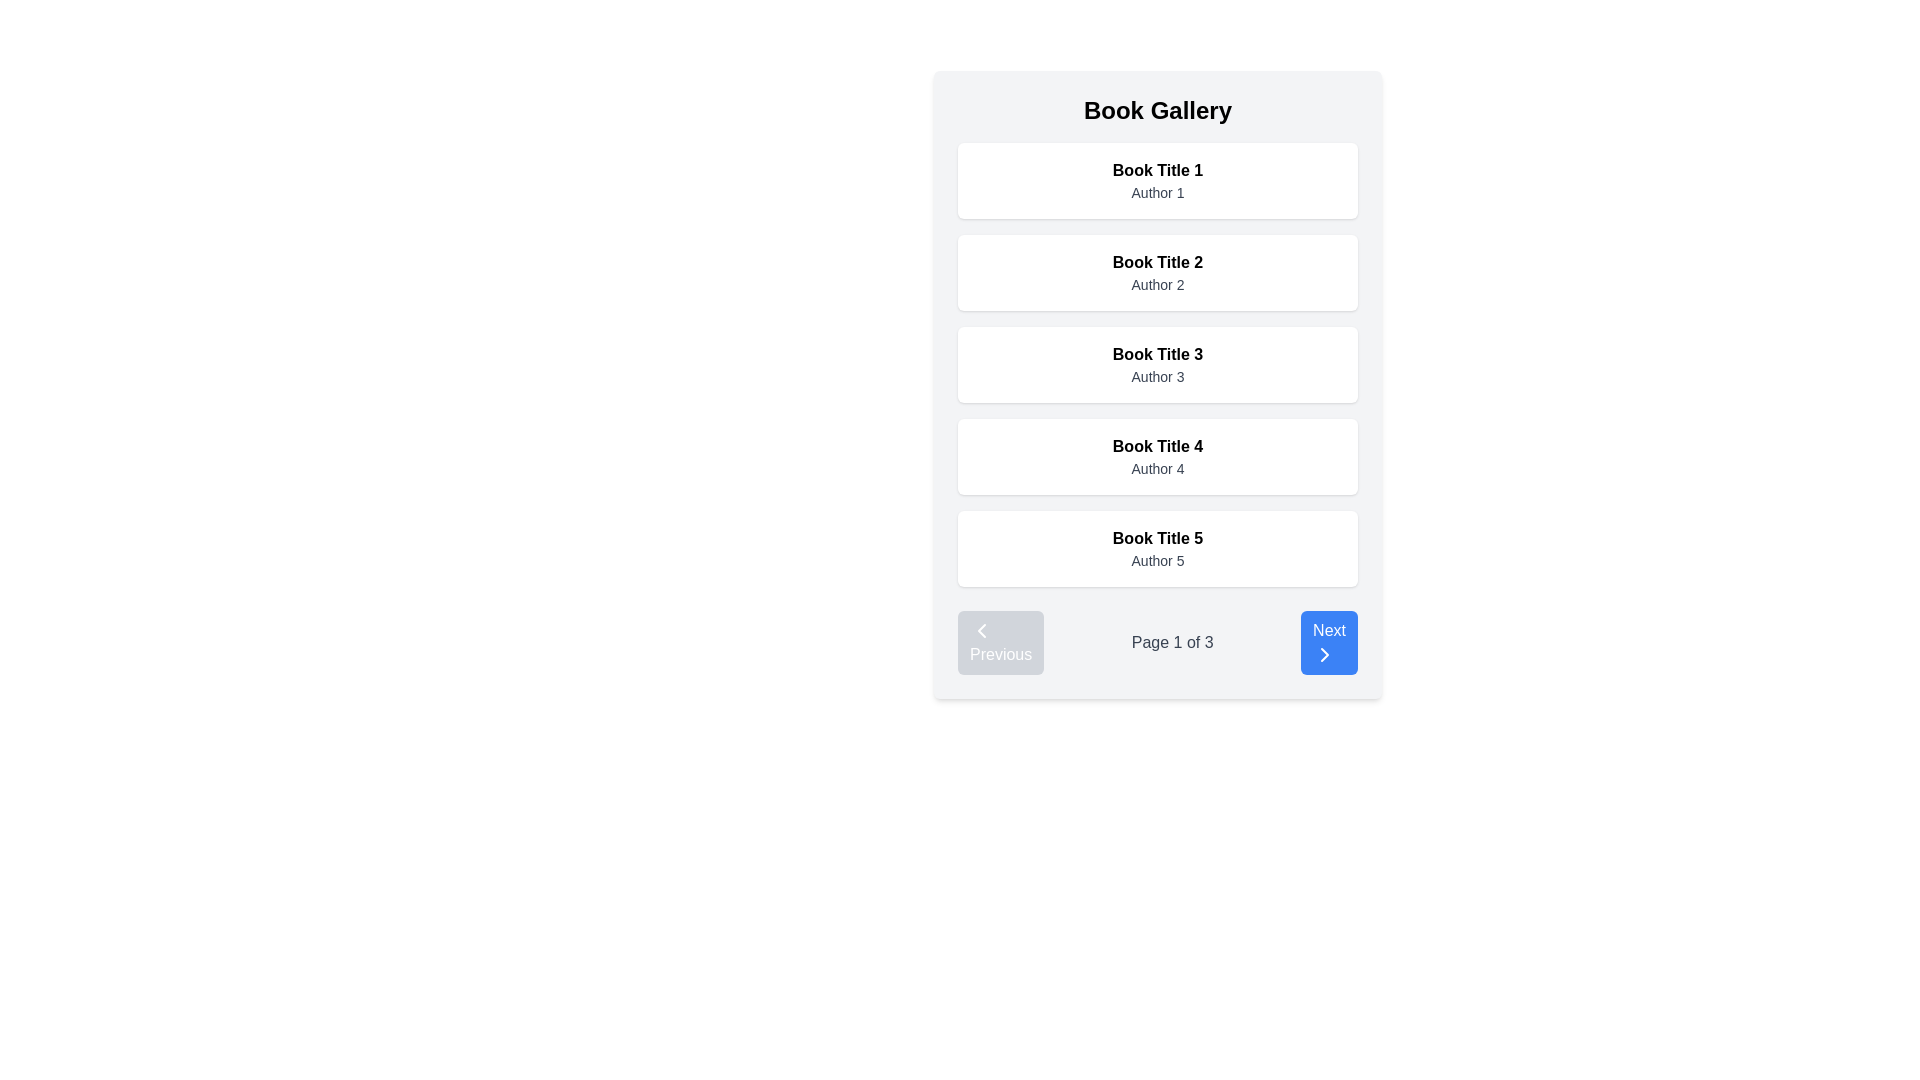 The width and height of the screenshot is (1920, 1080). Describe the element at coordinates (1157, 169) in the screenshot. I see `title of the book displayed at the top of the first entry in the list, which is identified by the static text label positioned above the author's name` at that location.